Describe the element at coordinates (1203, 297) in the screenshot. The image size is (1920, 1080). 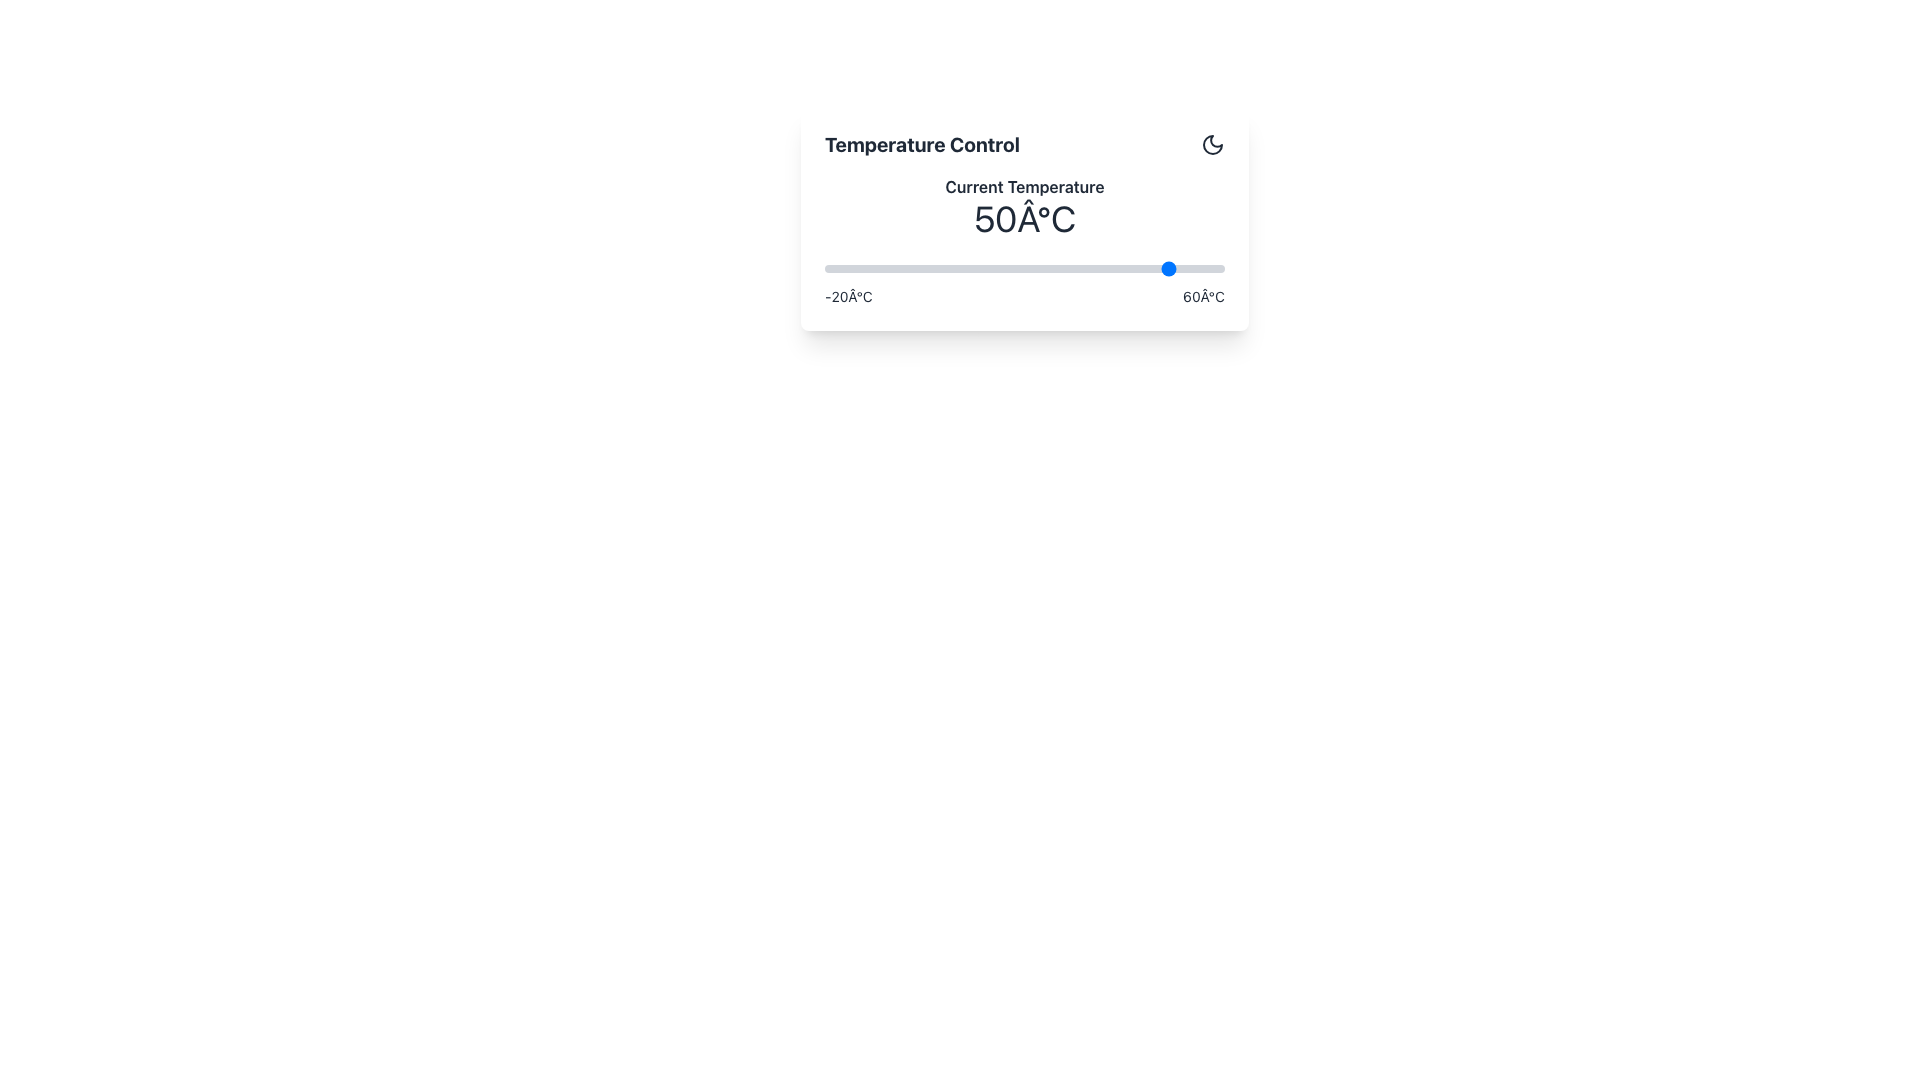
I see `displayed text from the static text label that shows the maximum temperature on the far right side of the temperature range selector` at that location.